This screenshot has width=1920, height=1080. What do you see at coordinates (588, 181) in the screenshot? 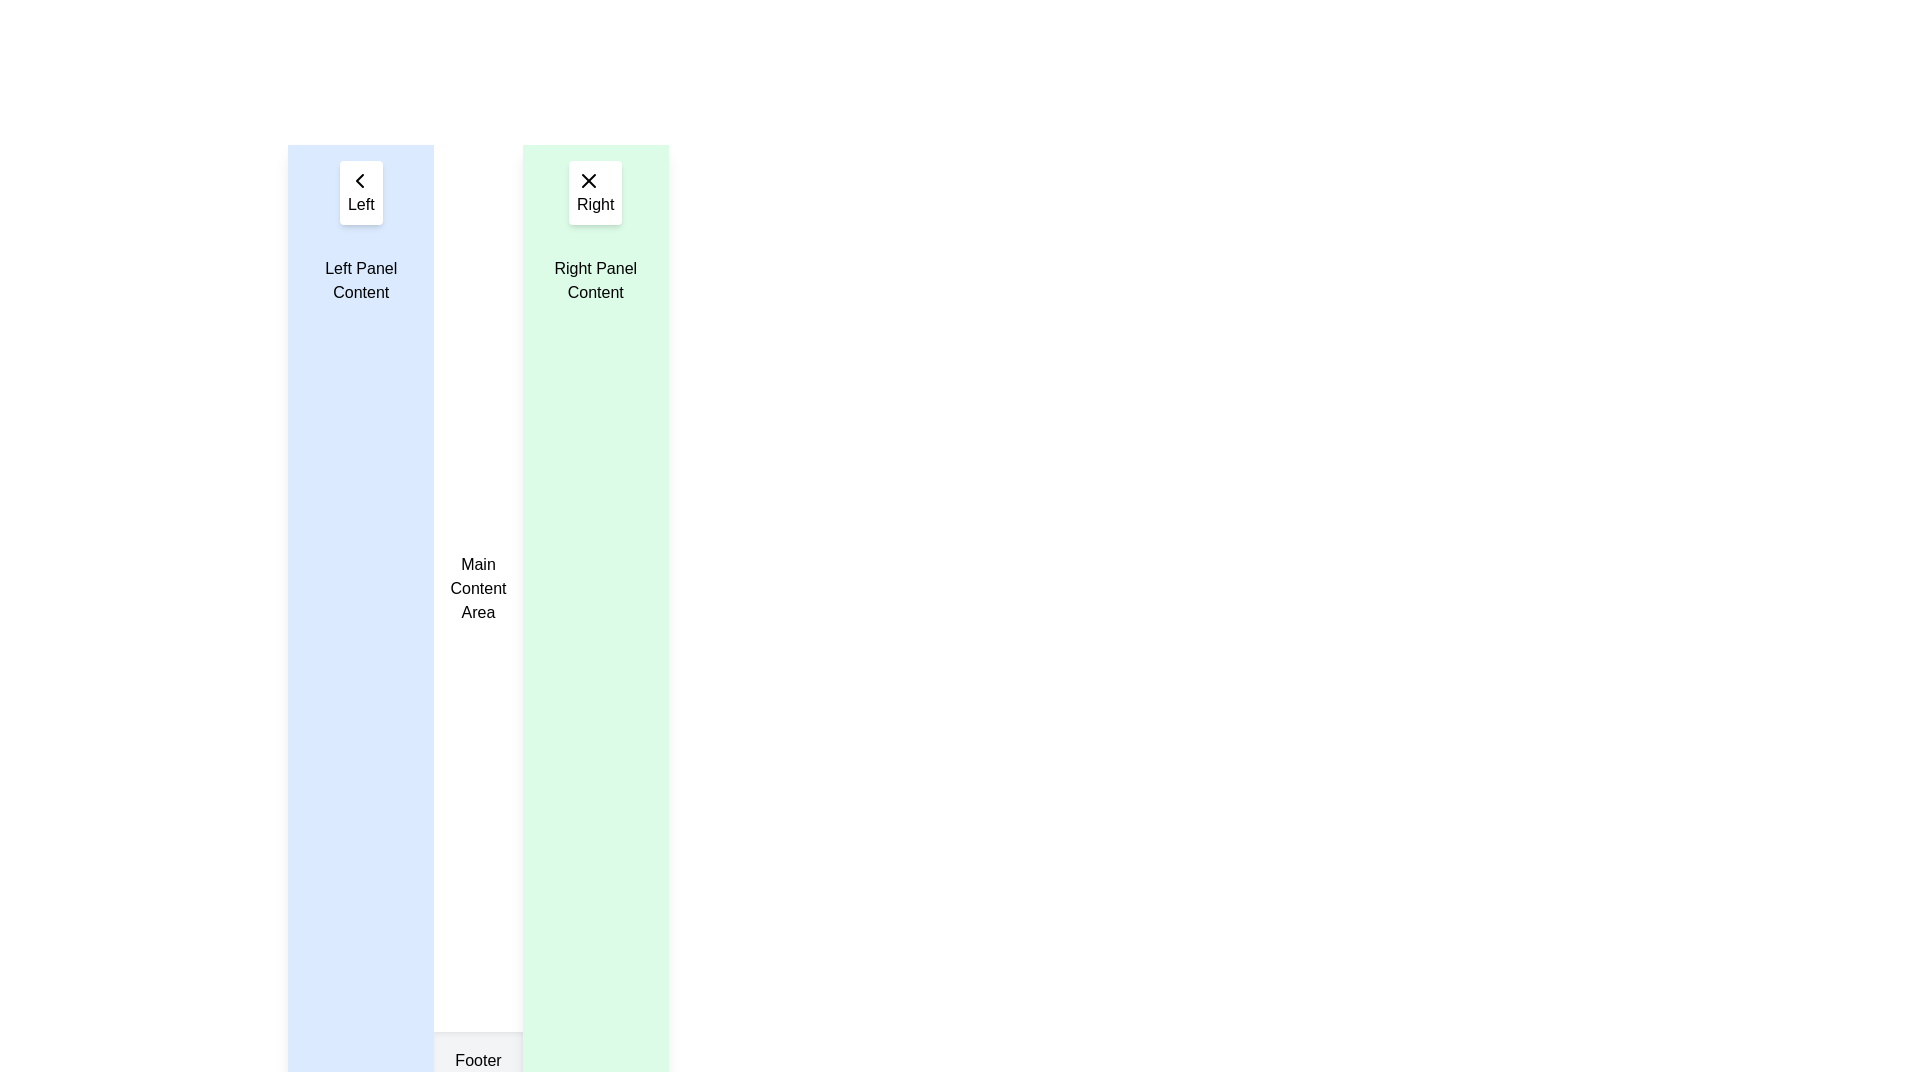
I see `the Close Icon located in the right panel content section` at bounding box center [588, 181].